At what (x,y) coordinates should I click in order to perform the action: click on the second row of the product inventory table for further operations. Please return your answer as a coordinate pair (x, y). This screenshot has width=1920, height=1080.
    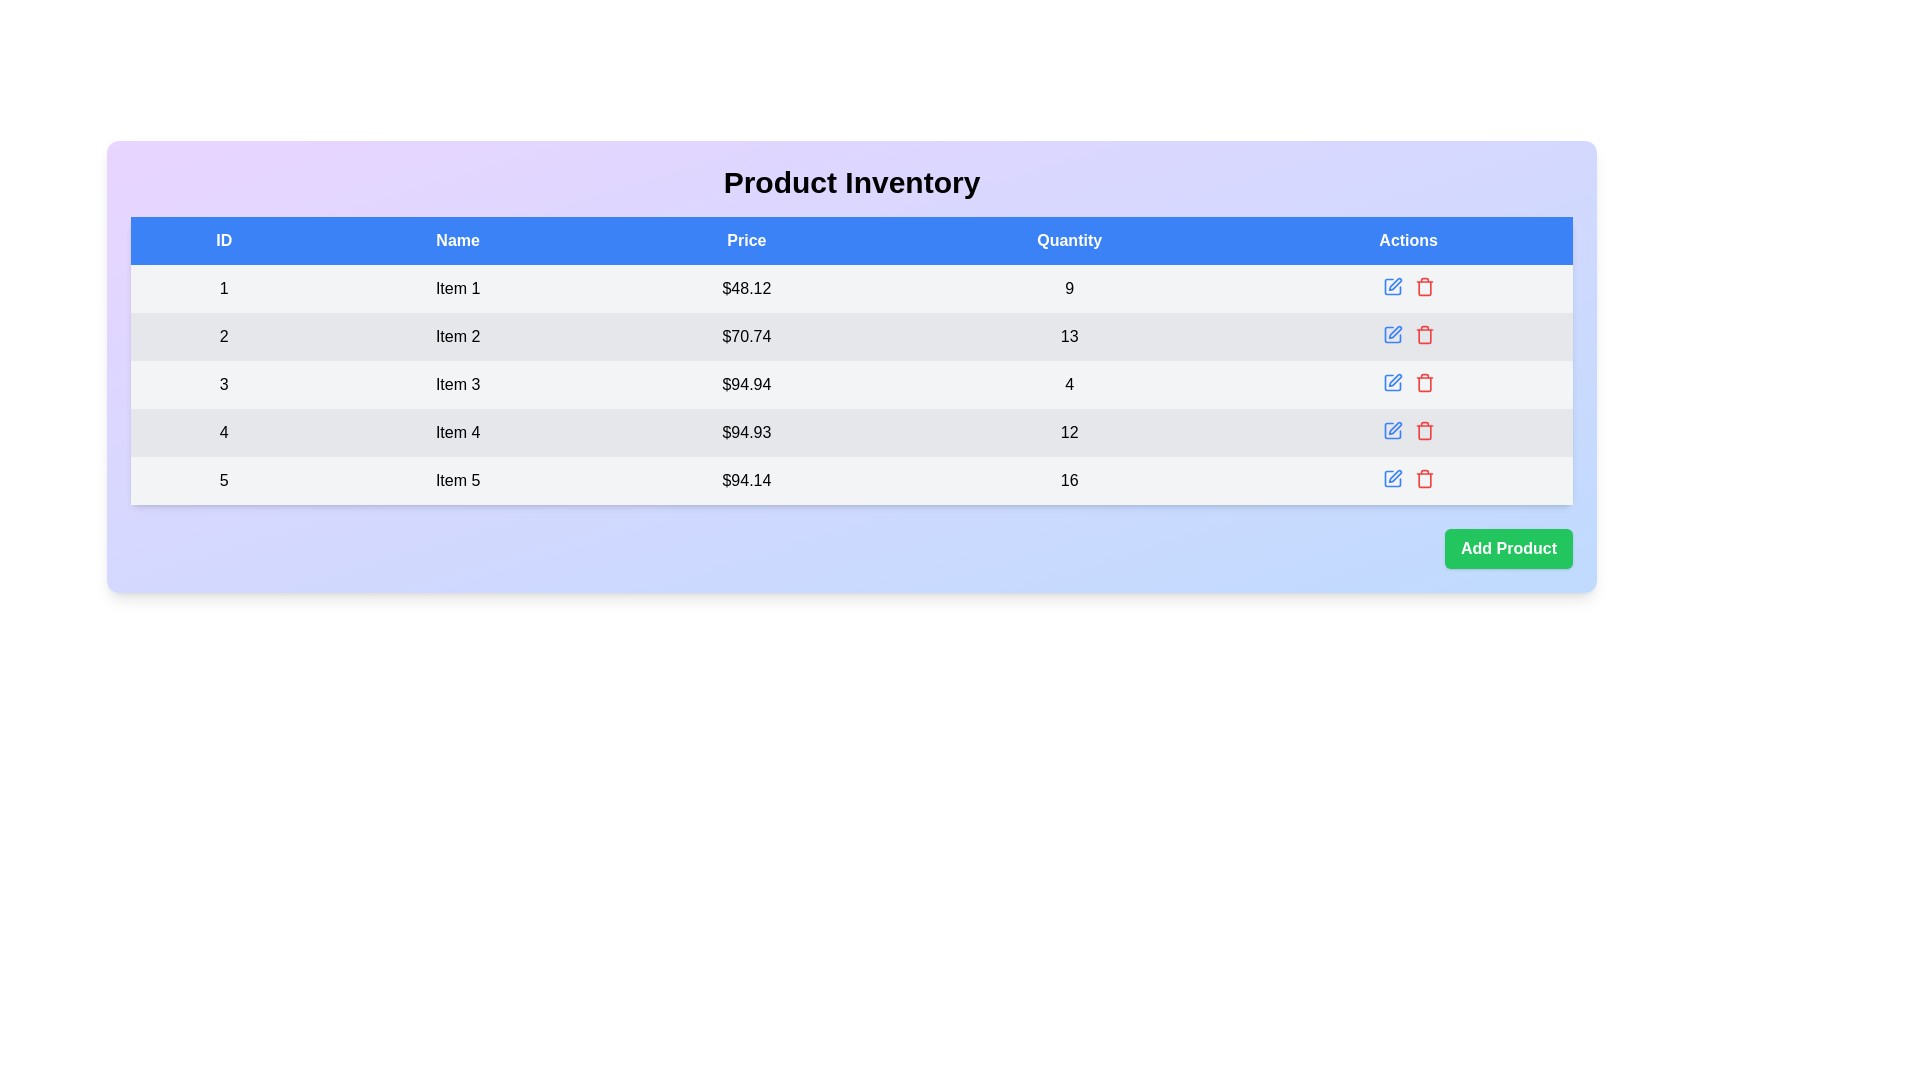
    Looking at the image, I should click on (851, 335).